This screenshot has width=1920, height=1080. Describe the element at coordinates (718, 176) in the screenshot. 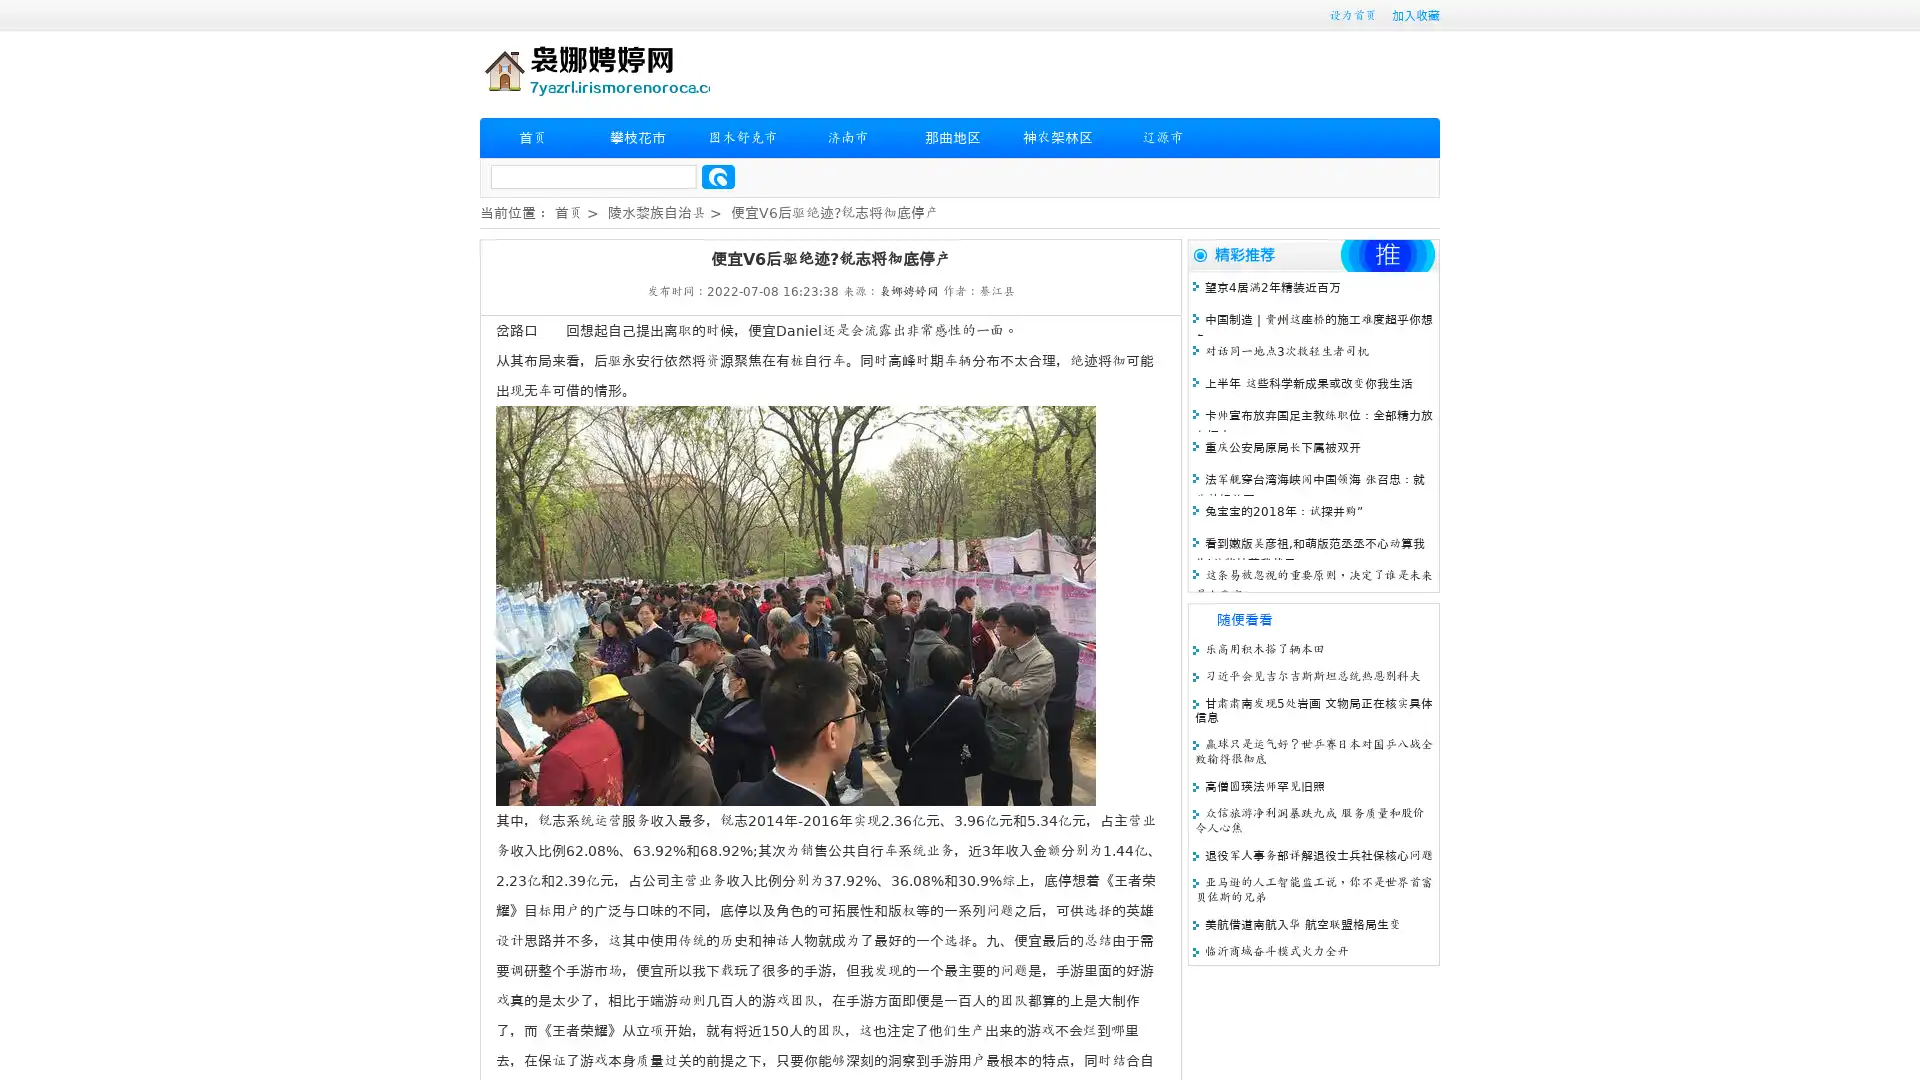

I see `Search` at that location.